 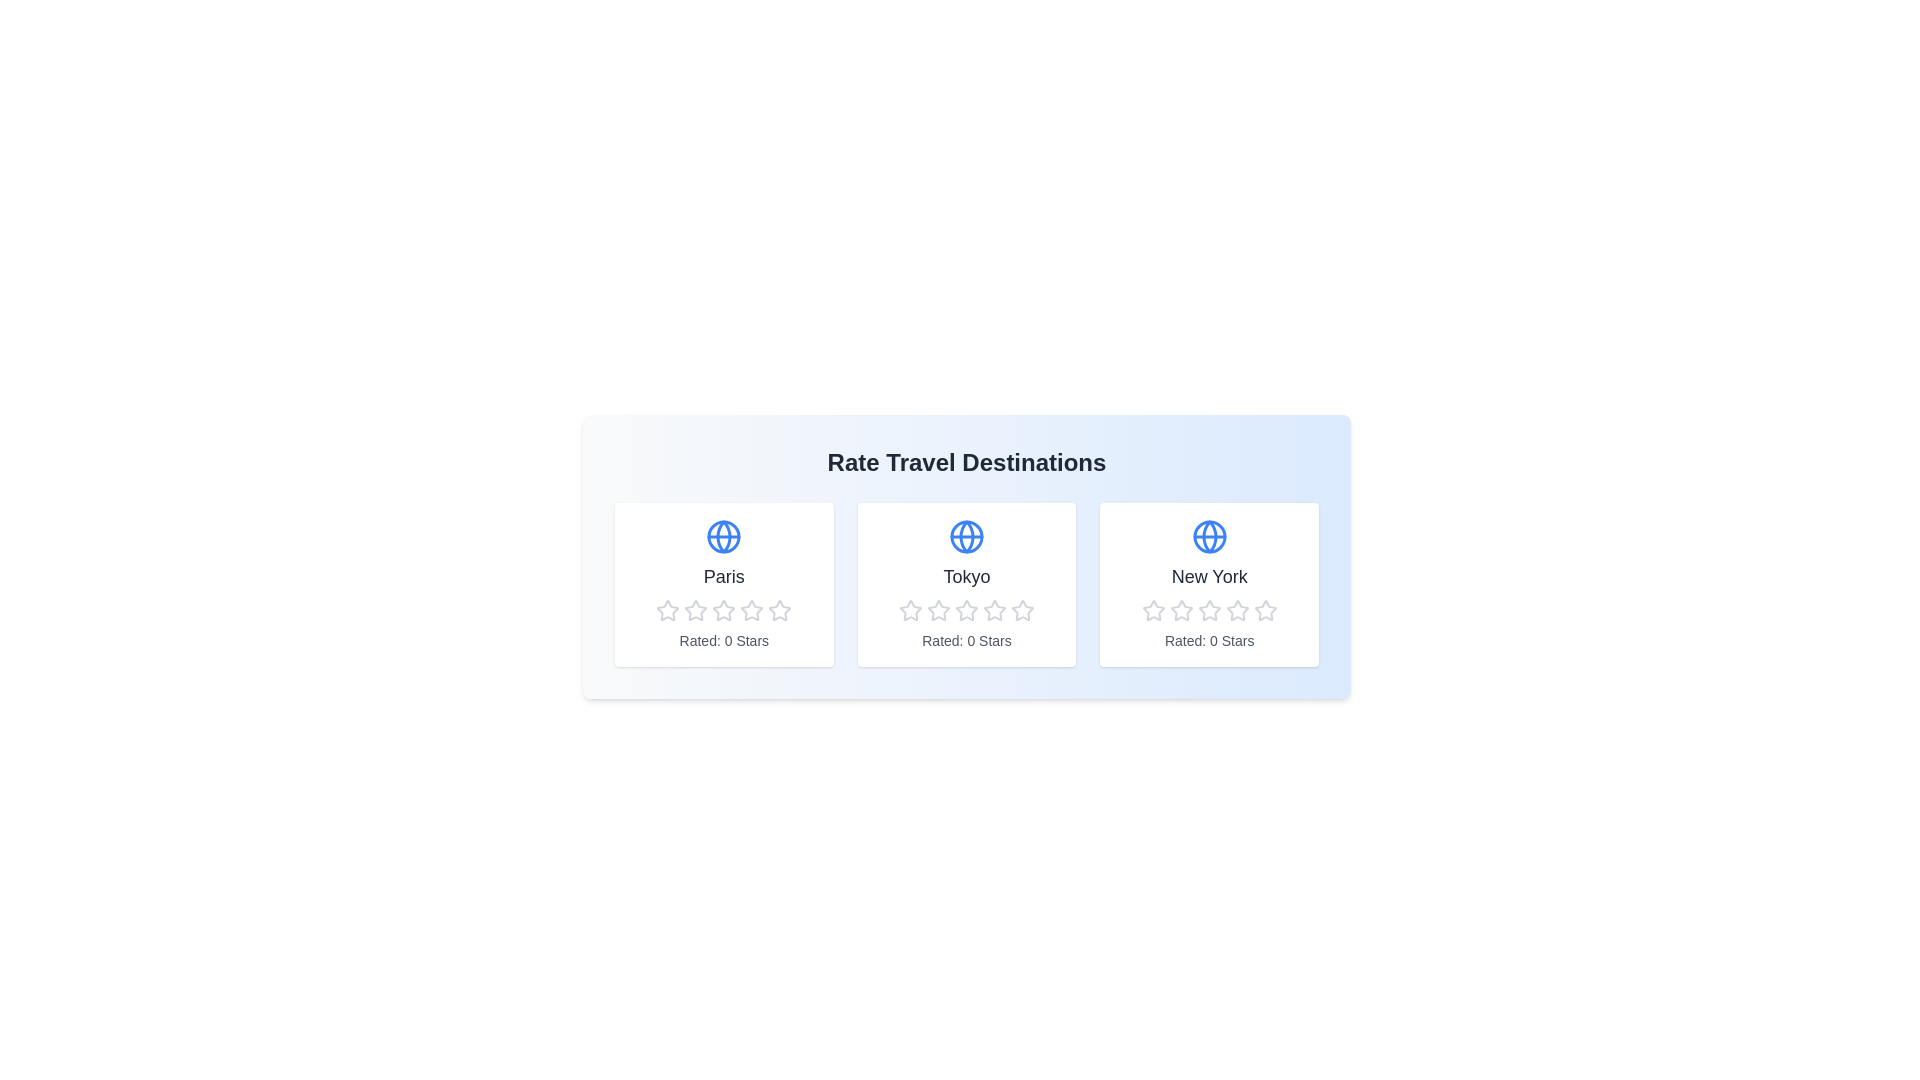 What do you see at coordinates (767, 798) in the screenshot?
I see `the background or container area at container_bottom` at bounding box center [767, 798].